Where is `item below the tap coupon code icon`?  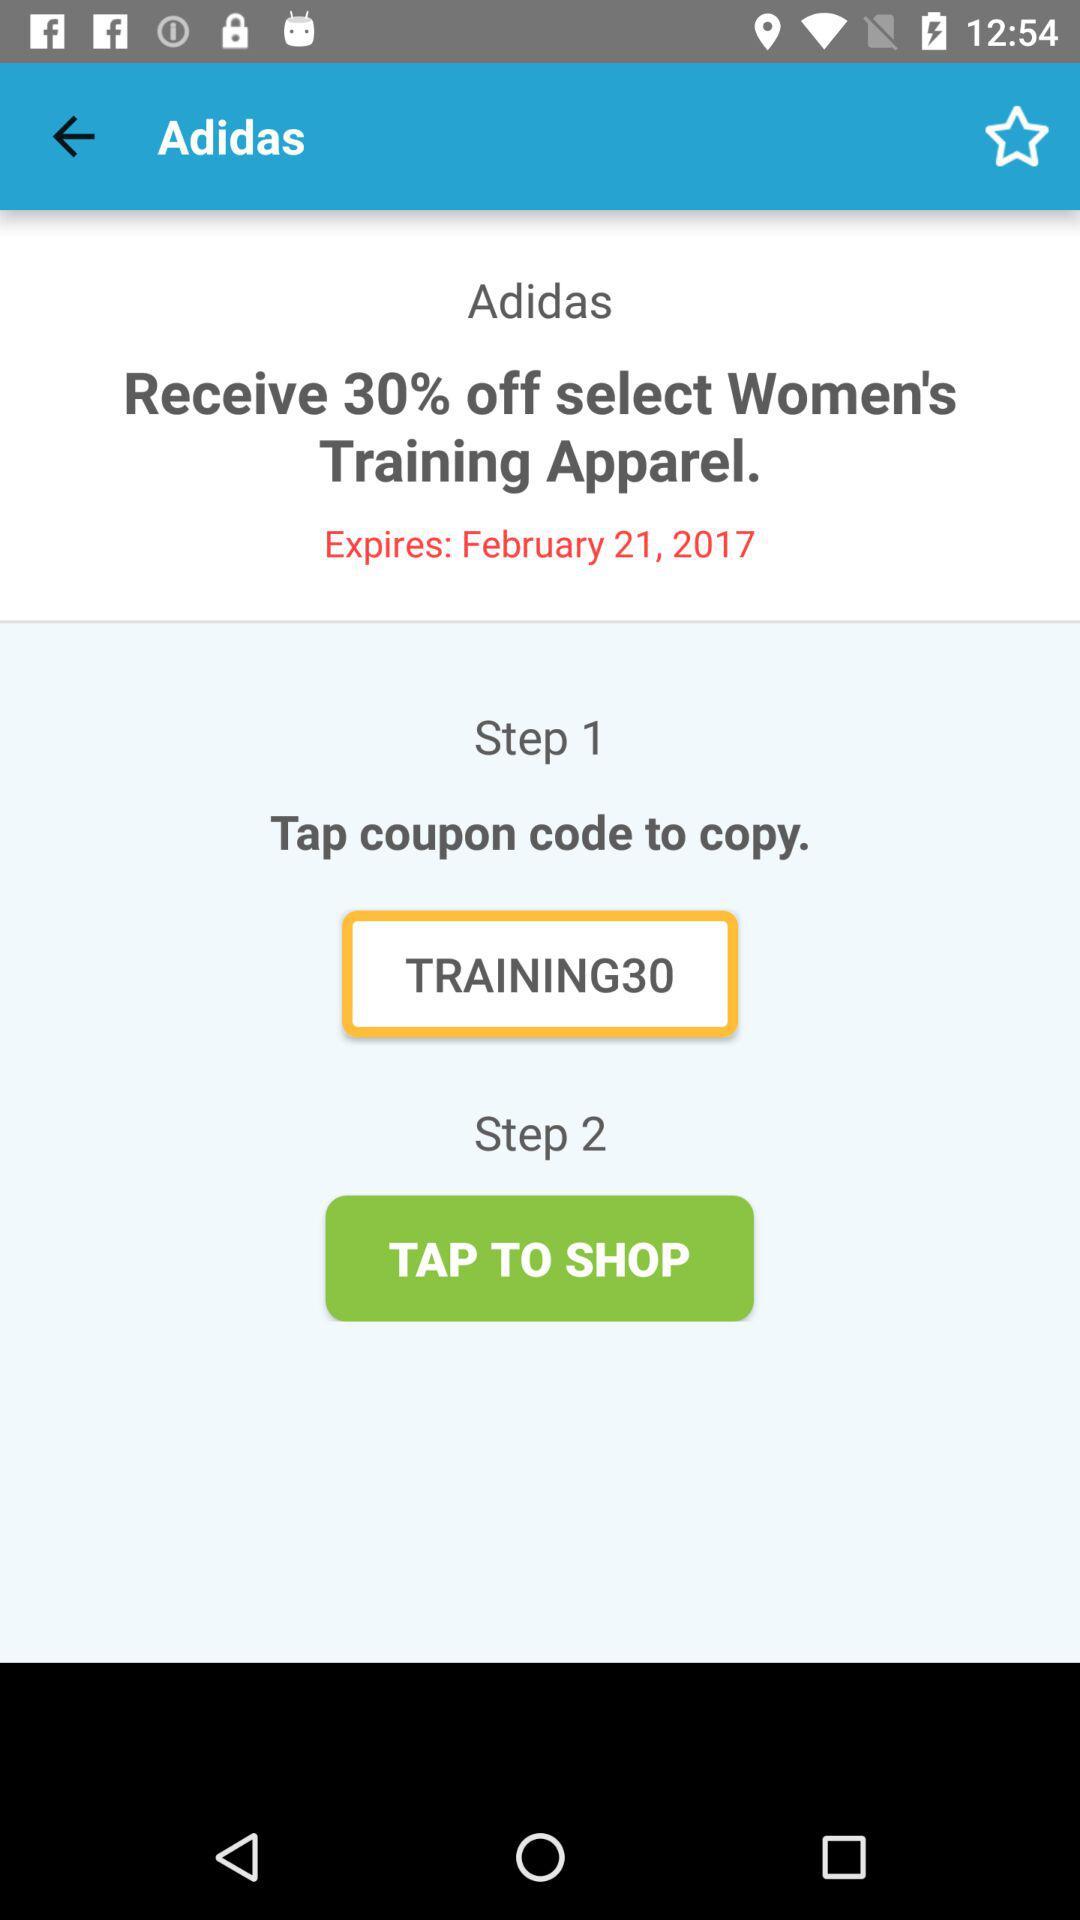
item below the tap coupon code icon is located at coordinates (540, 973).